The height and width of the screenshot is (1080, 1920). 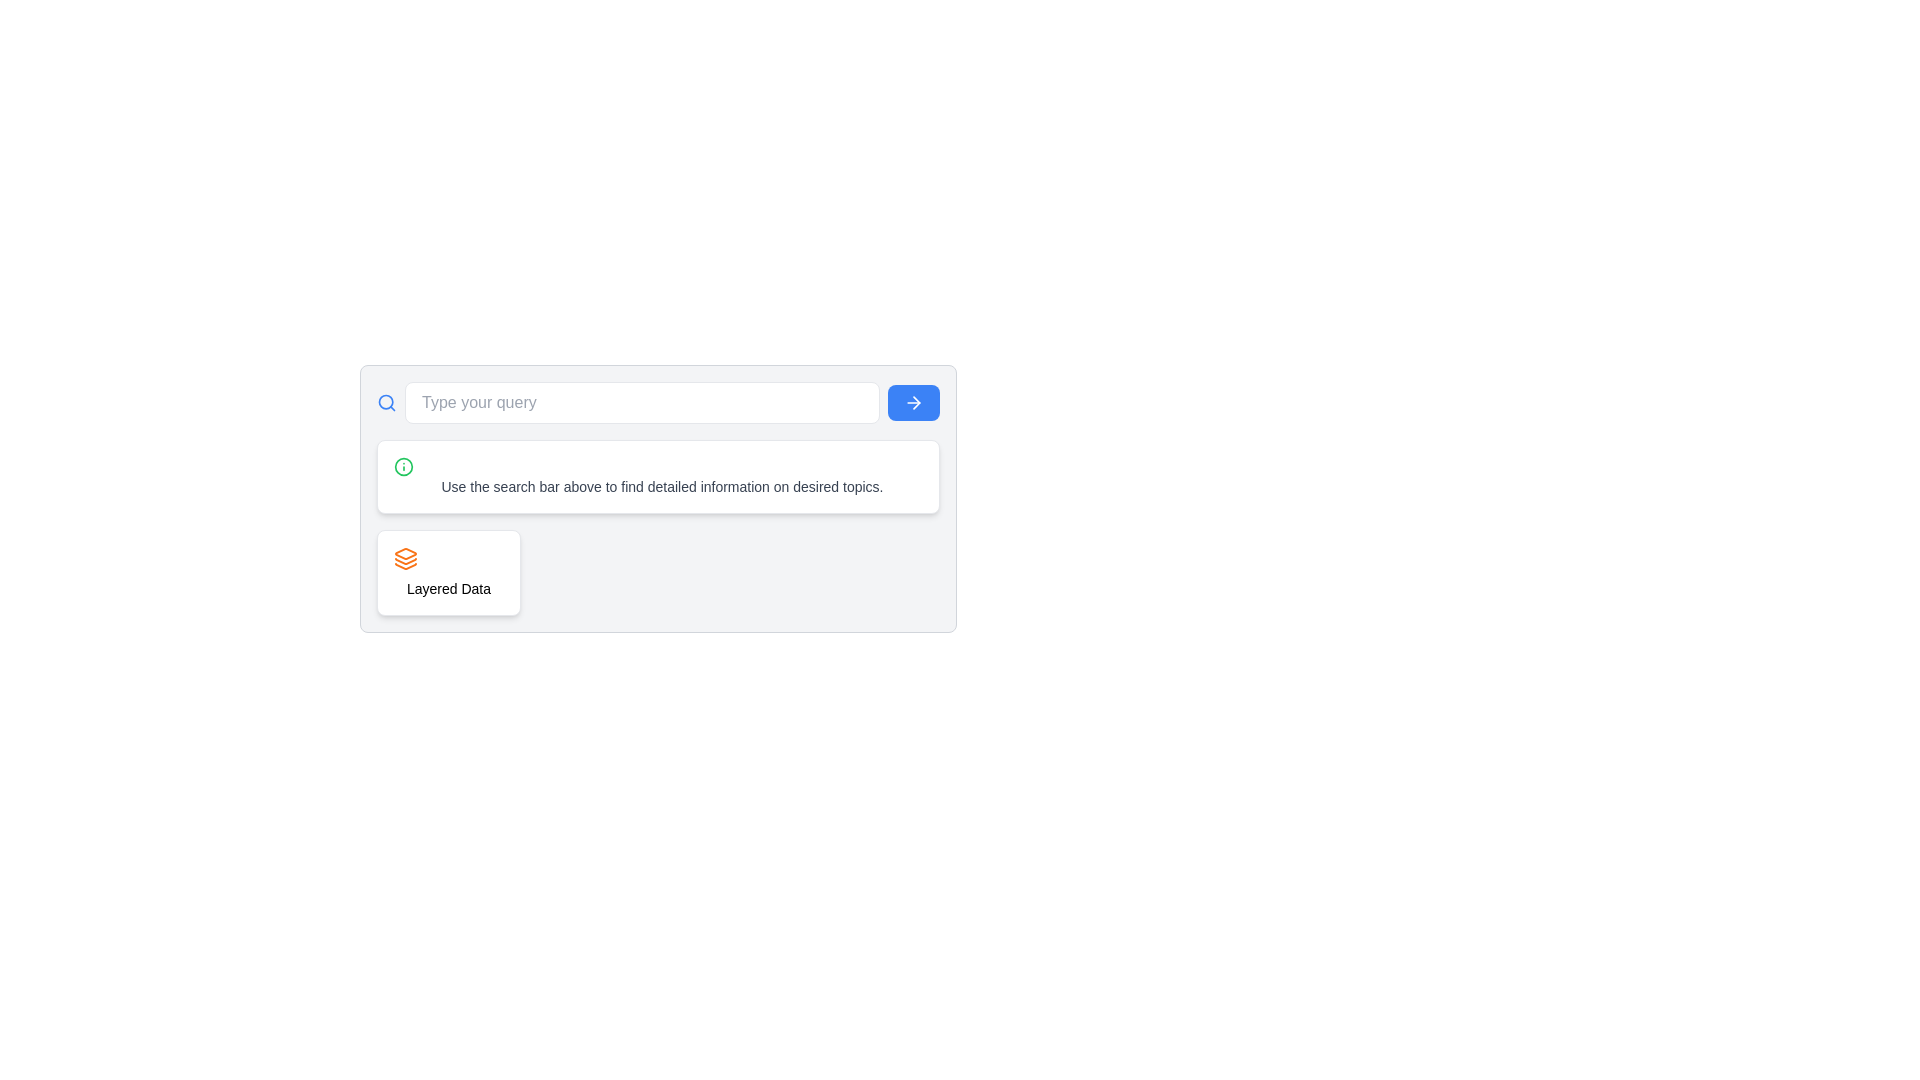 What do you see at coordinates (912, 402) in the screenshot?
I see `the submit button located at the far right of the search input field` at bounding box center [912, 402].